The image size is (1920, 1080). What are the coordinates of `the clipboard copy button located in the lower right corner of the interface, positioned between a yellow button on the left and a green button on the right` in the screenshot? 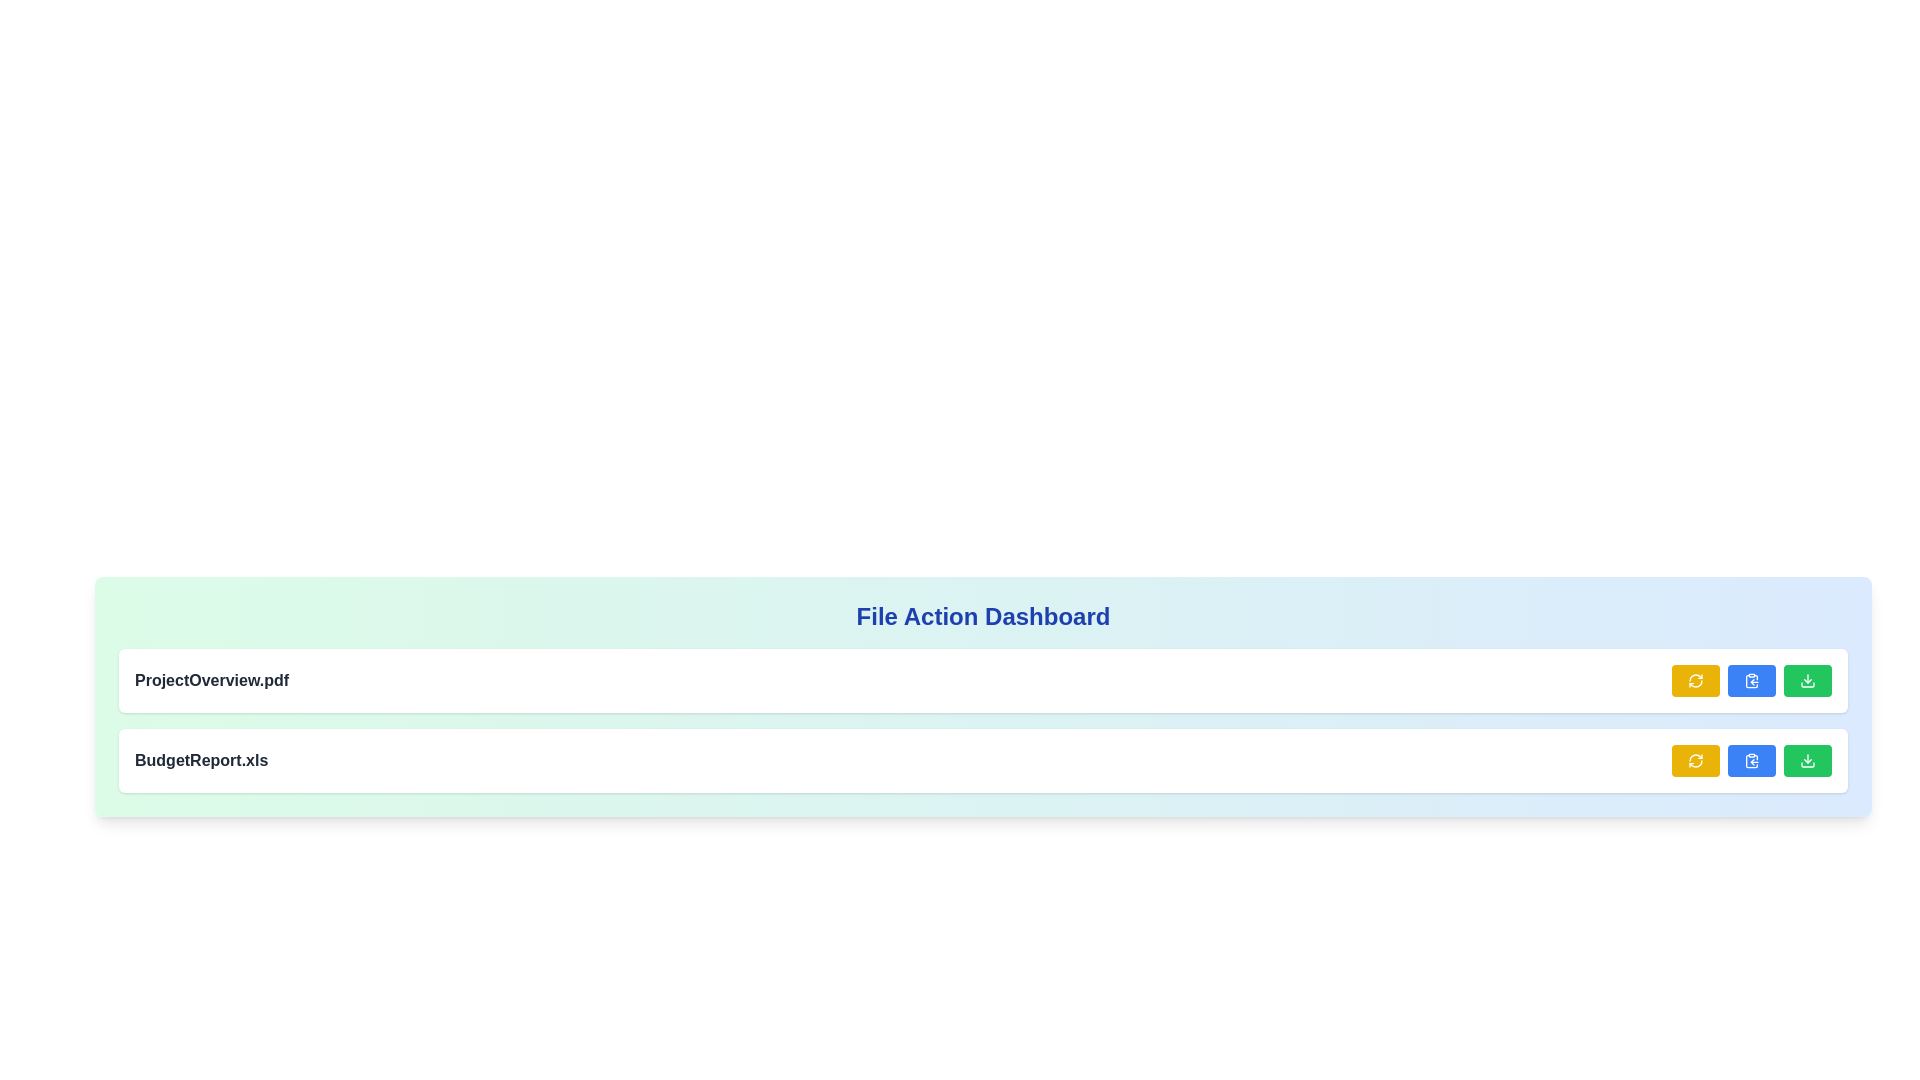 It's located at (1751, 680).